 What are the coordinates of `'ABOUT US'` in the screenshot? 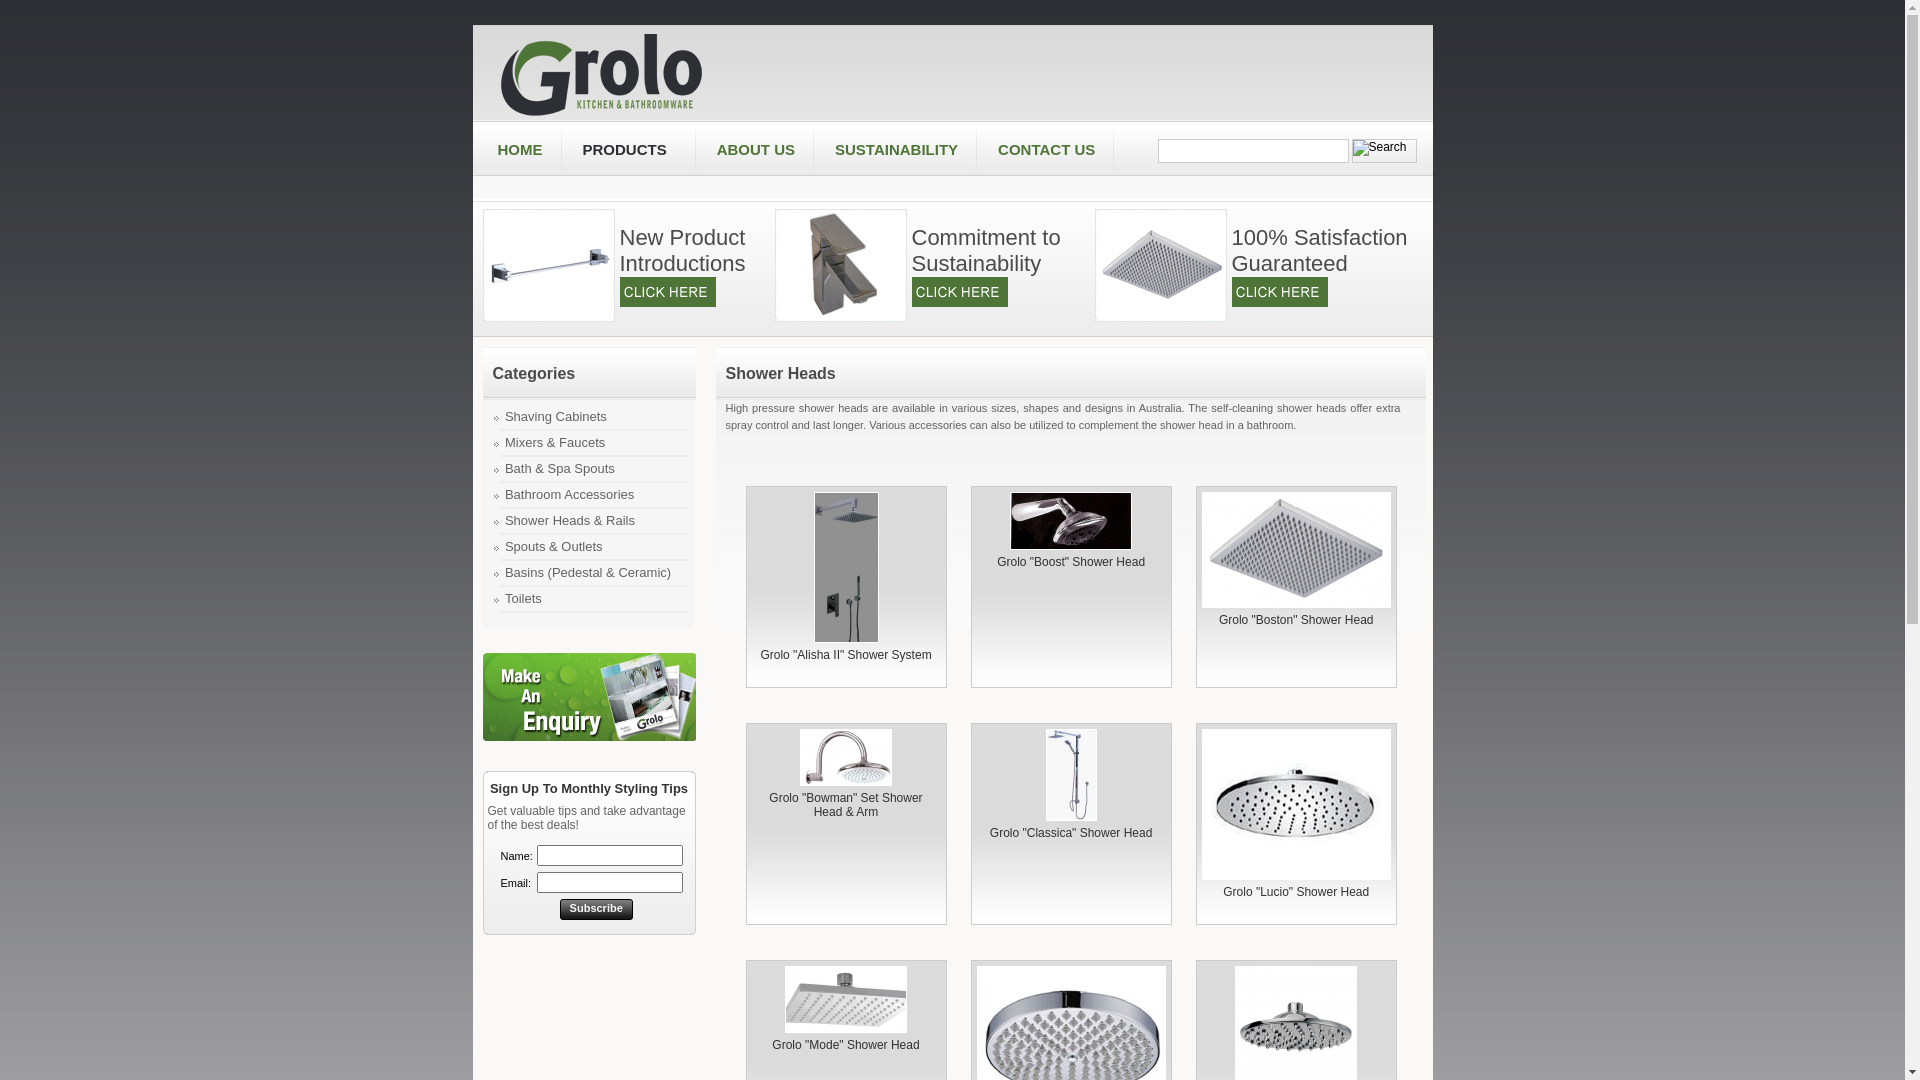 It's located at (755, 149).